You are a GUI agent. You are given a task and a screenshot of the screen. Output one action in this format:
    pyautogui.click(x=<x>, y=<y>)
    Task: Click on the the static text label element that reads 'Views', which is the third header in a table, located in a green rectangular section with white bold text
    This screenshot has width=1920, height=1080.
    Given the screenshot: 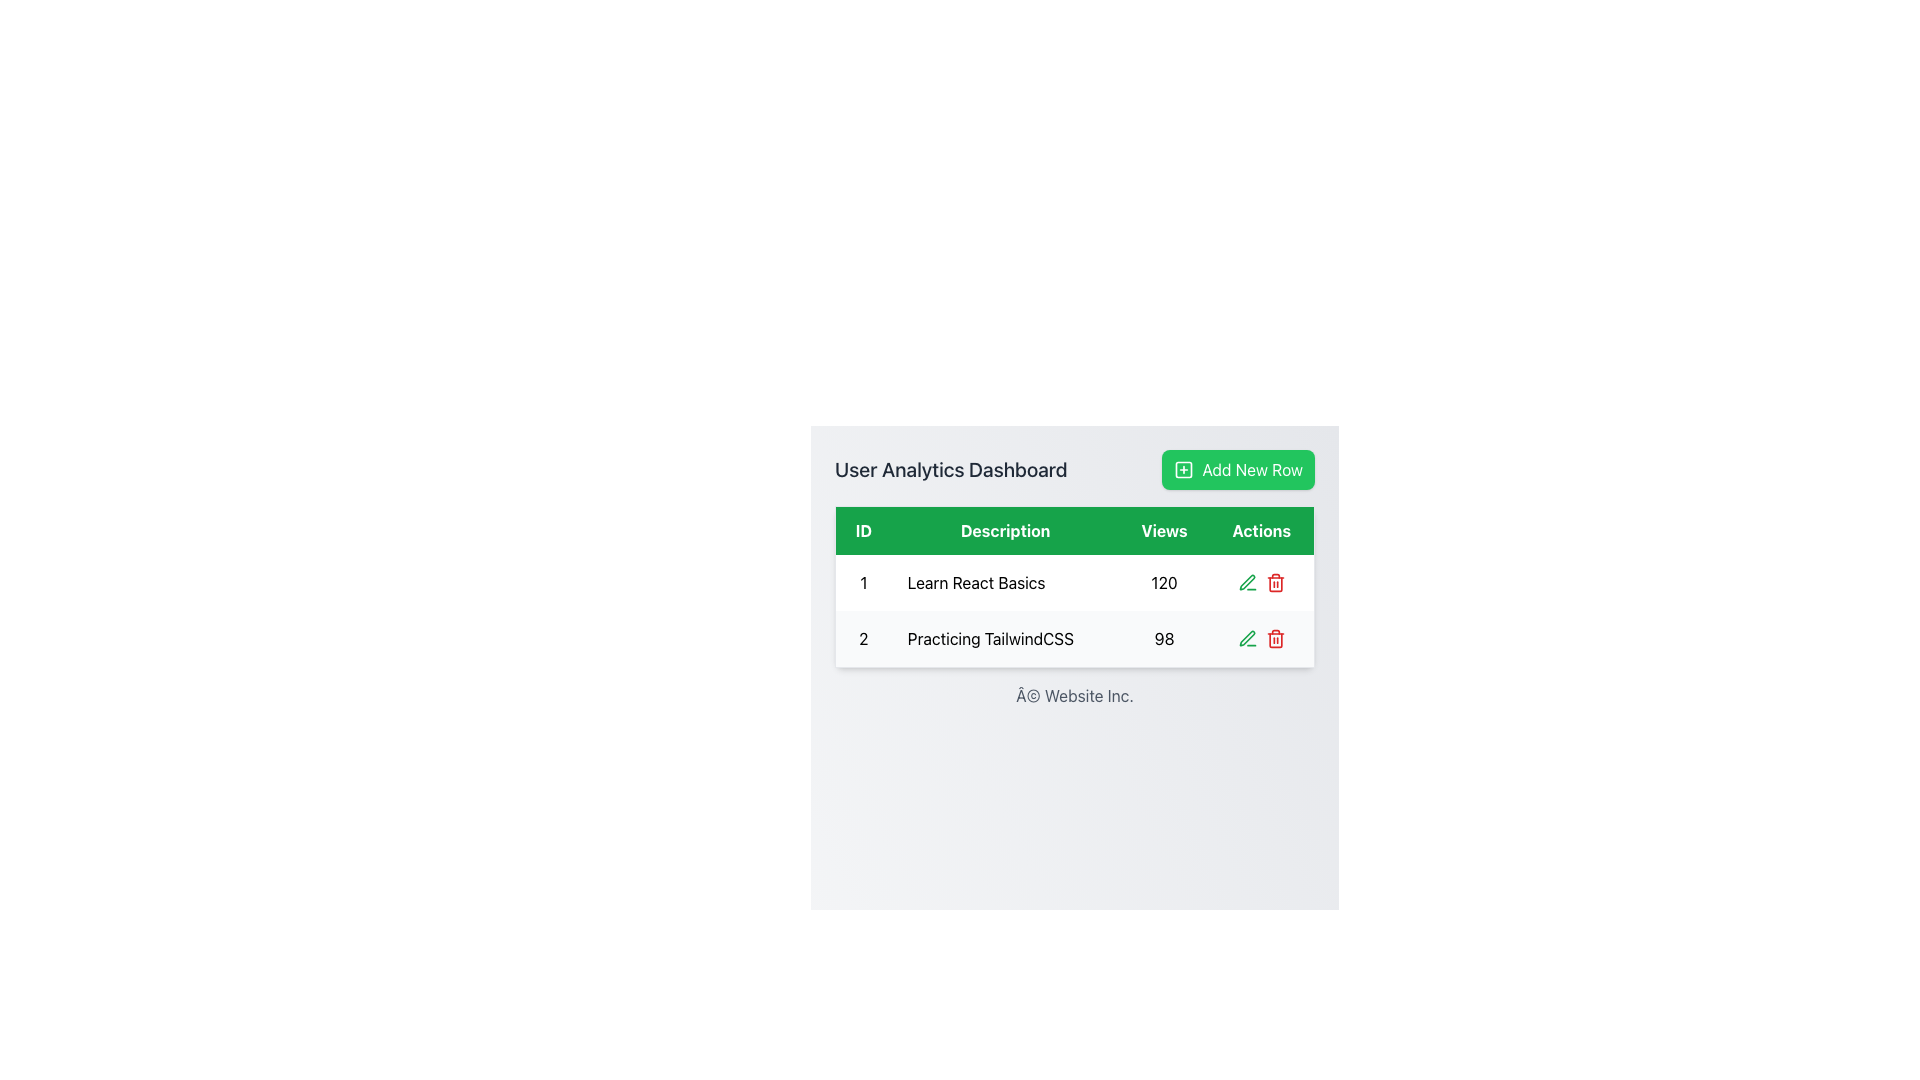 What is the action you would take?
    pyautogui.click(x=1164, y=529)
    